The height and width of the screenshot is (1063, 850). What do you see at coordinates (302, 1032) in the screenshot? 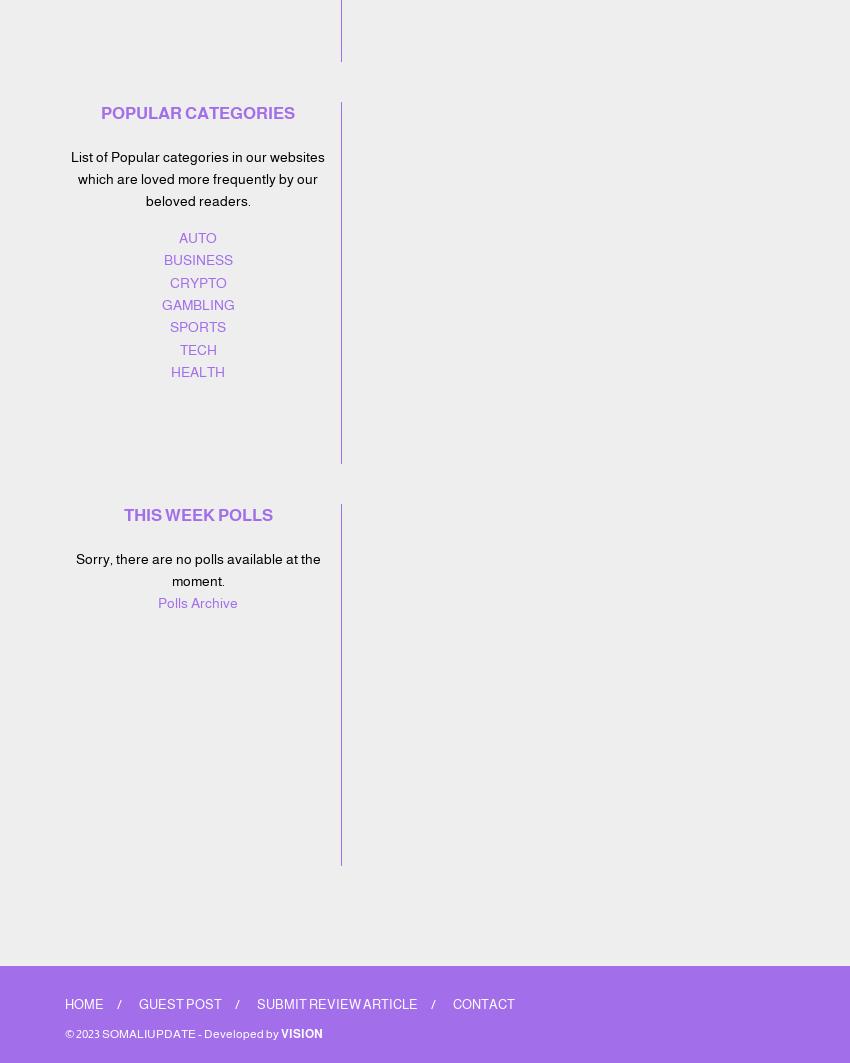
I see `'VISION'` at bounding box center [302, 1032].